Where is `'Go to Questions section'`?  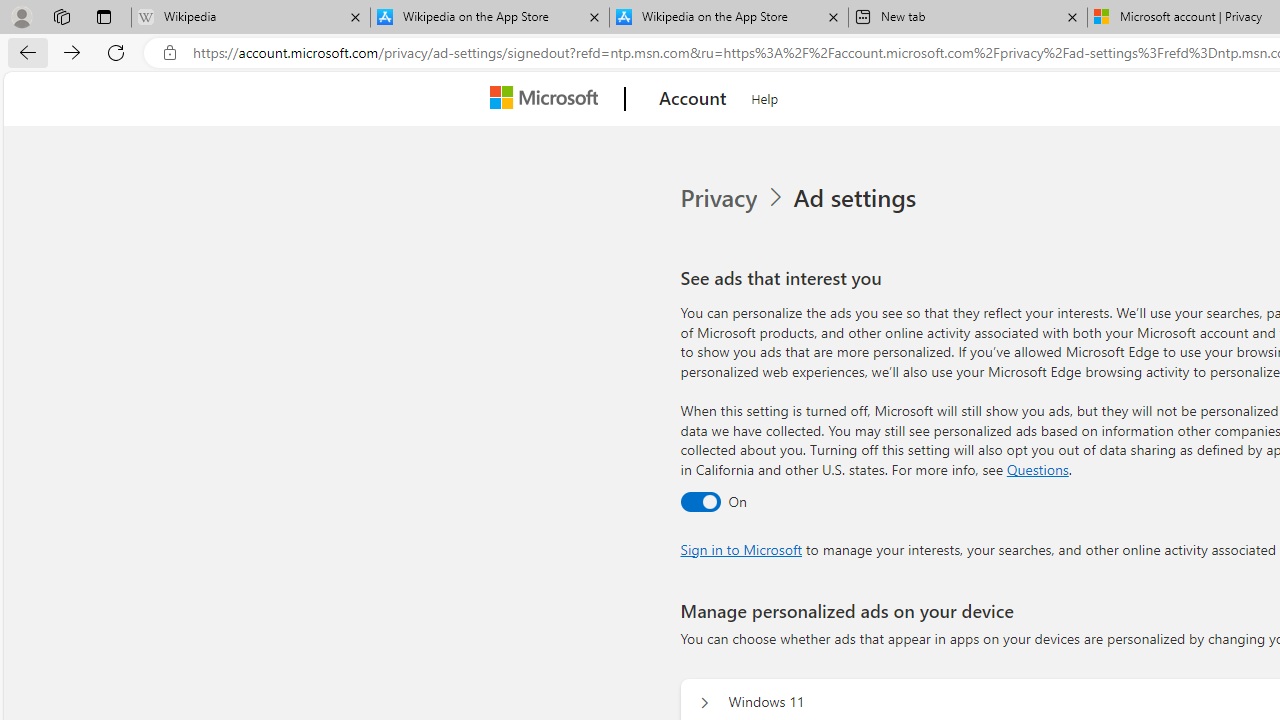
'Go to Questions section' is located at coordinates (1037, 469).